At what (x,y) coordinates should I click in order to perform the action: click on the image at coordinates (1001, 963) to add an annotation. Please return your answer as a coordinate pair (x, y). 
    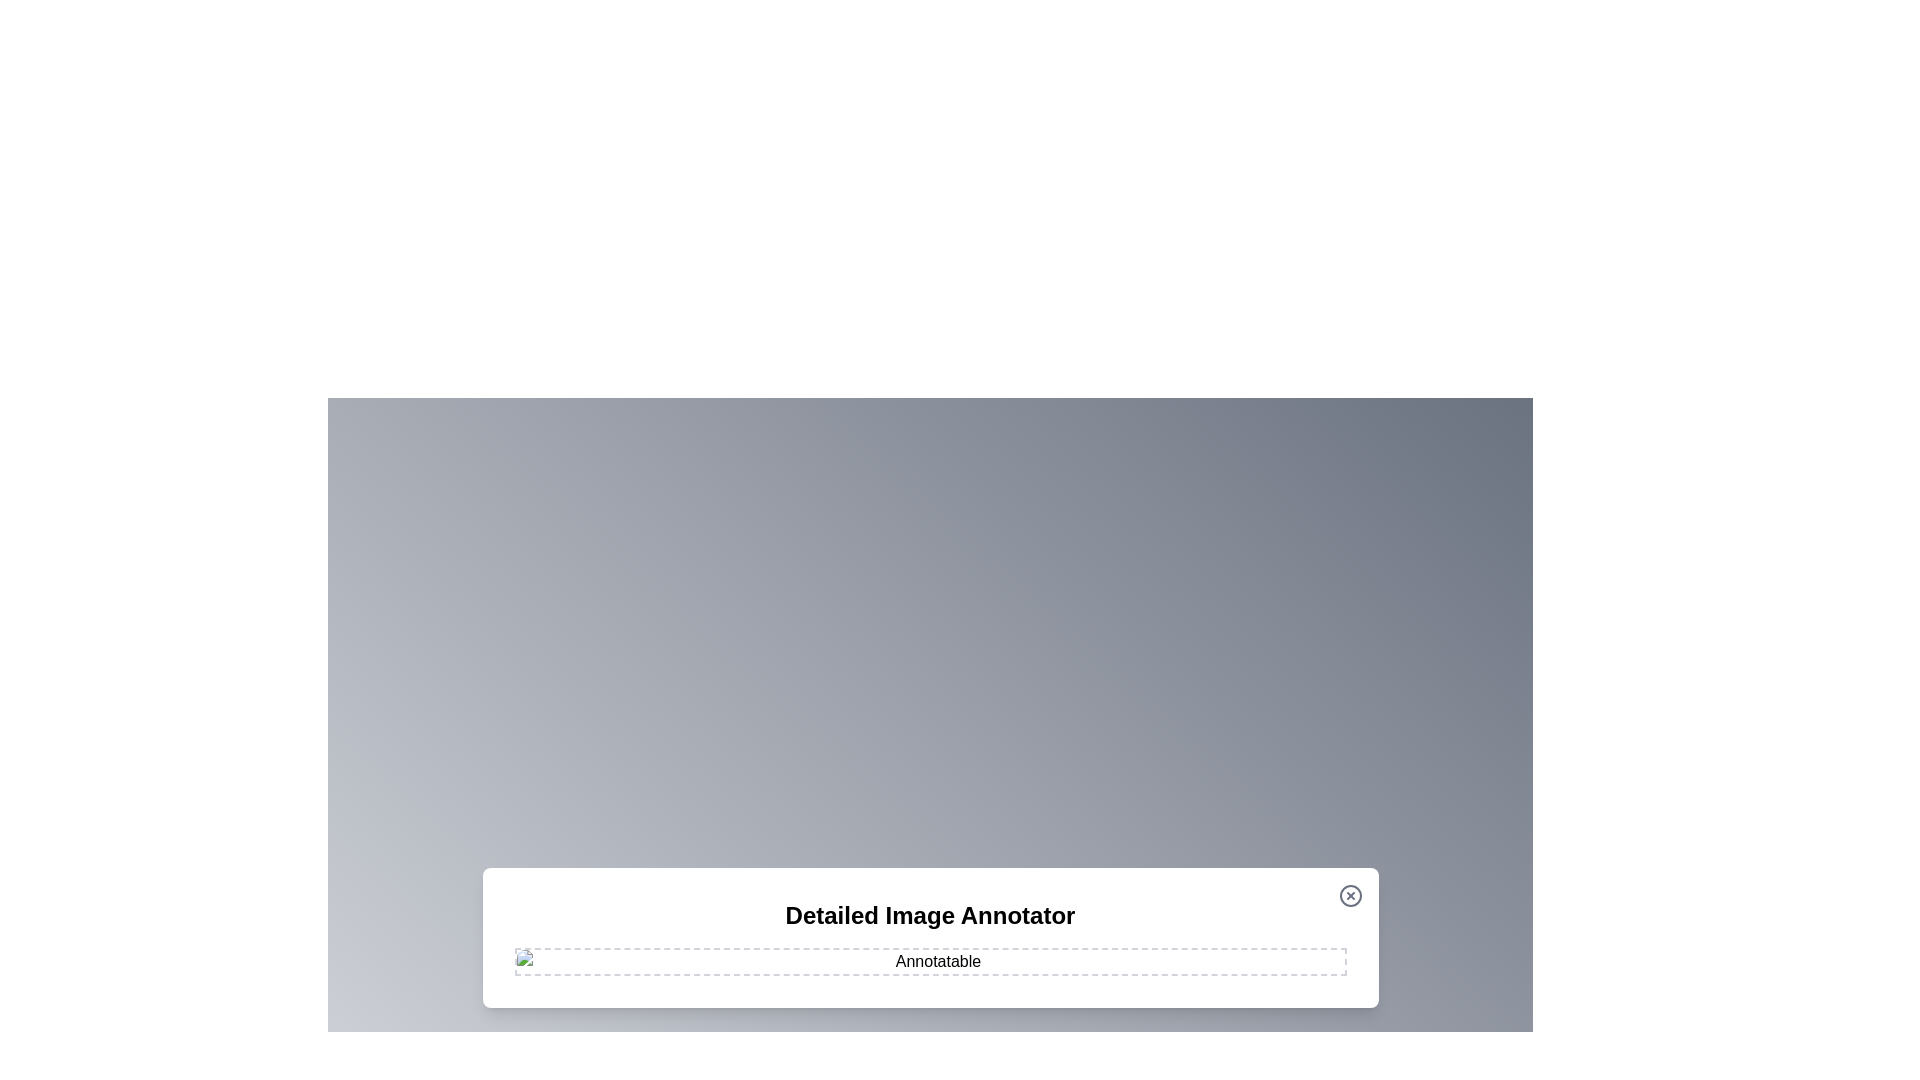
    Looking at the image, I should click on (1001, 962).